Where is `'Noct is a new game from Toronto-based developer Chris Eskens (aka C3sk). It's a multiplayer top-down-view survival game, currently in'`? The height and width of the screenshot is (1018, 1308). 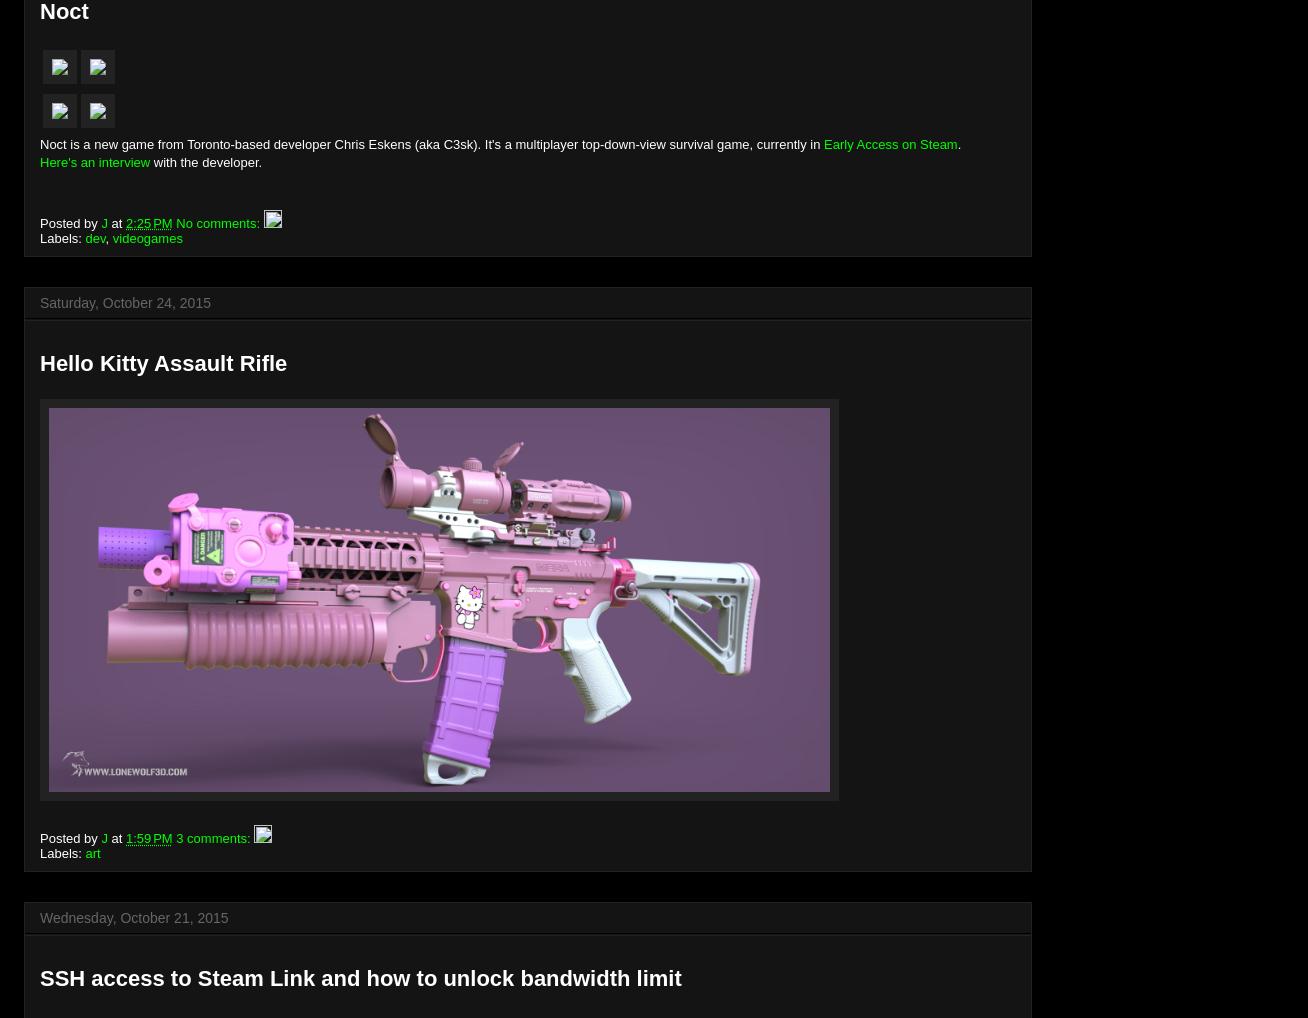
'Noct is a new game from Toronto-based developer Chris Eskens (aka C3sk). It's a multiplayer top-down-view survival game, currently in' is located at coordinates (431, 142).